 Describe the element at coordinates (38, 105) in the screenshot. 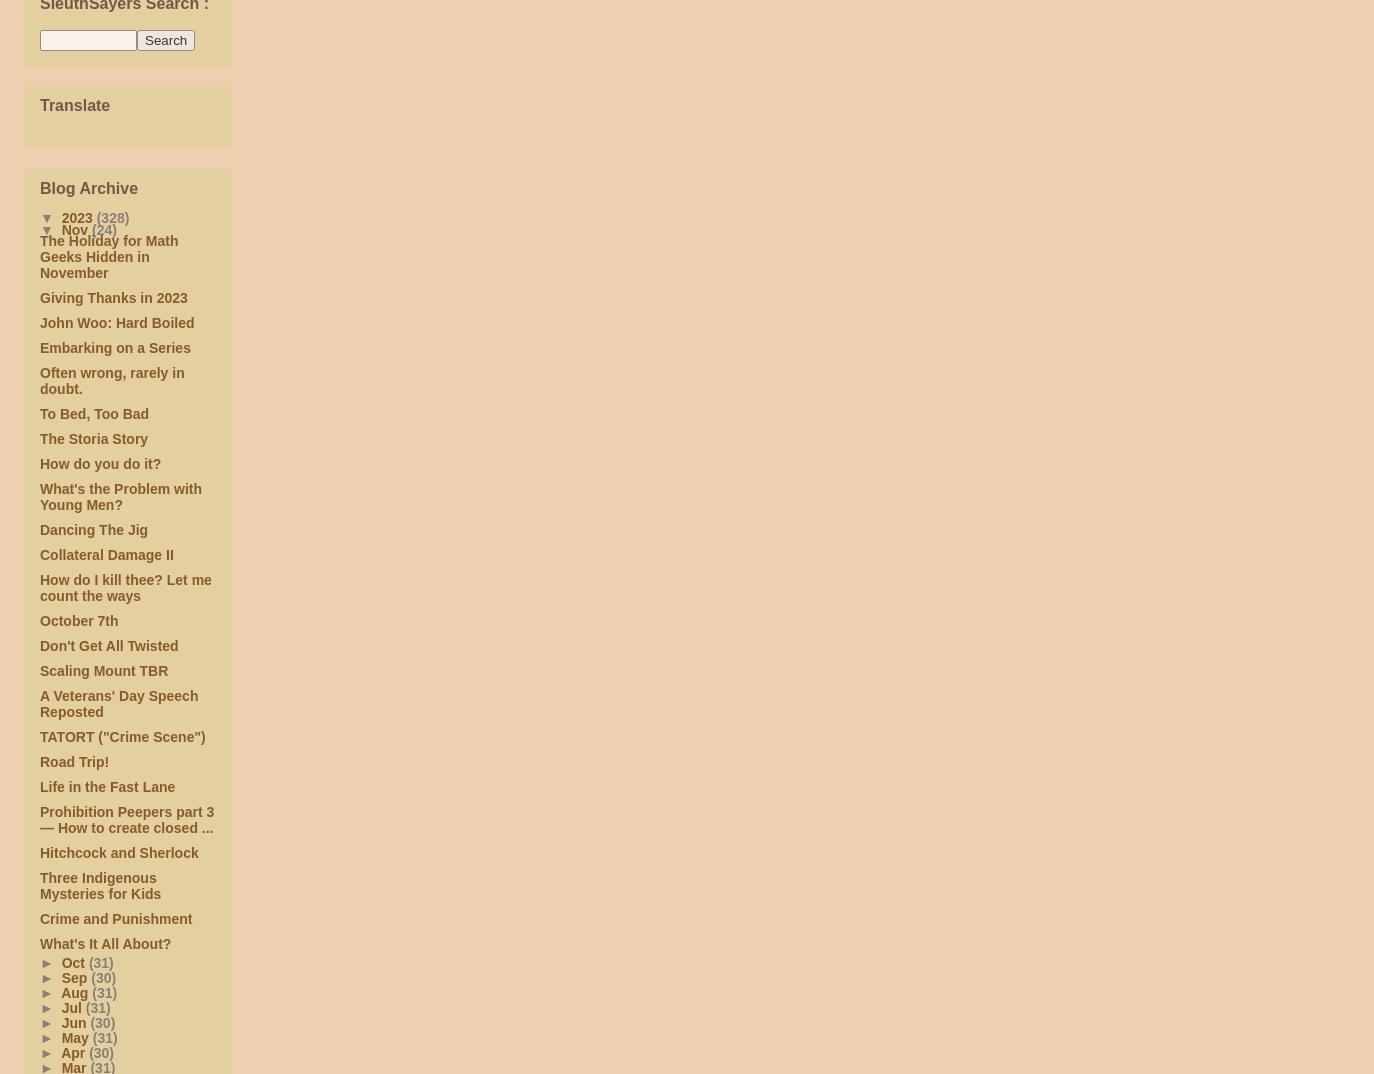

I see `'Translate'` at that location.